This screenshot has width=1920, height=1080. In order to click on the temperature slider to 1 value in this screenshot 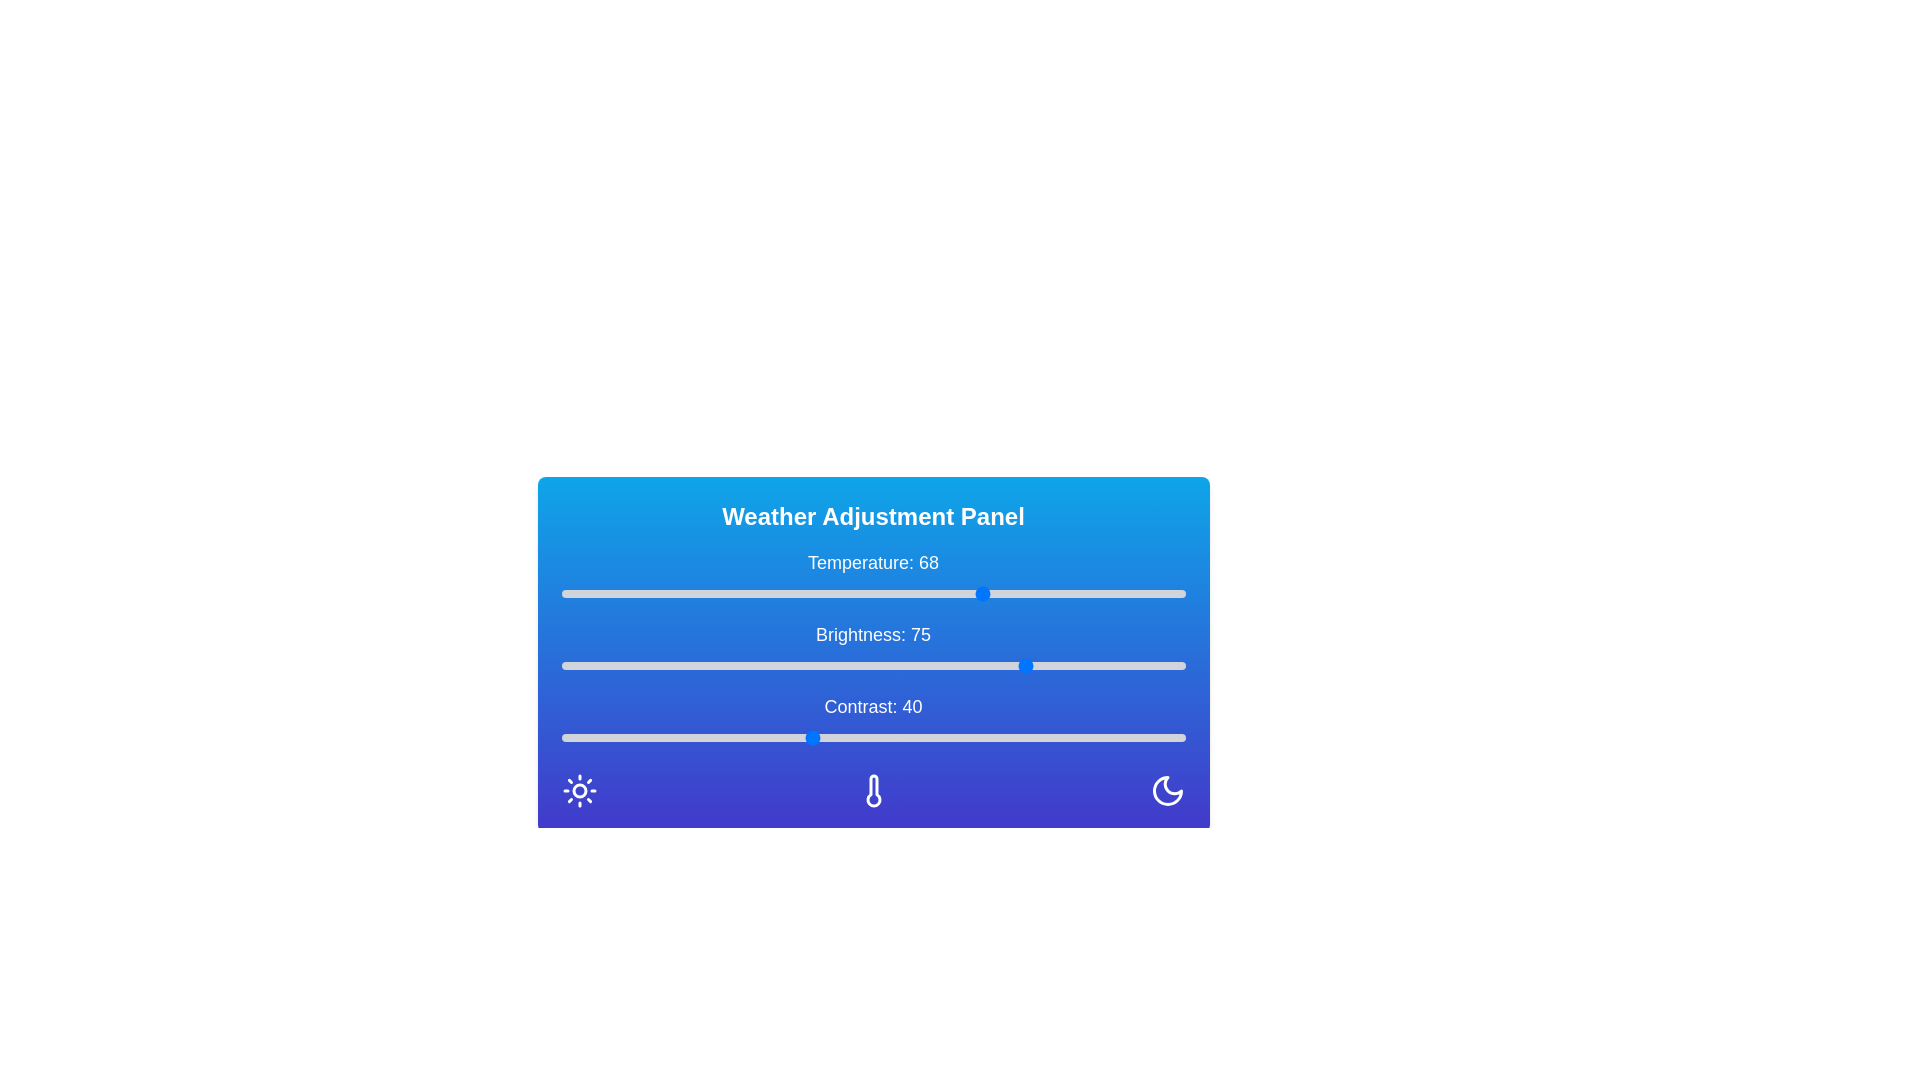, I will do `click(566, 593)`.